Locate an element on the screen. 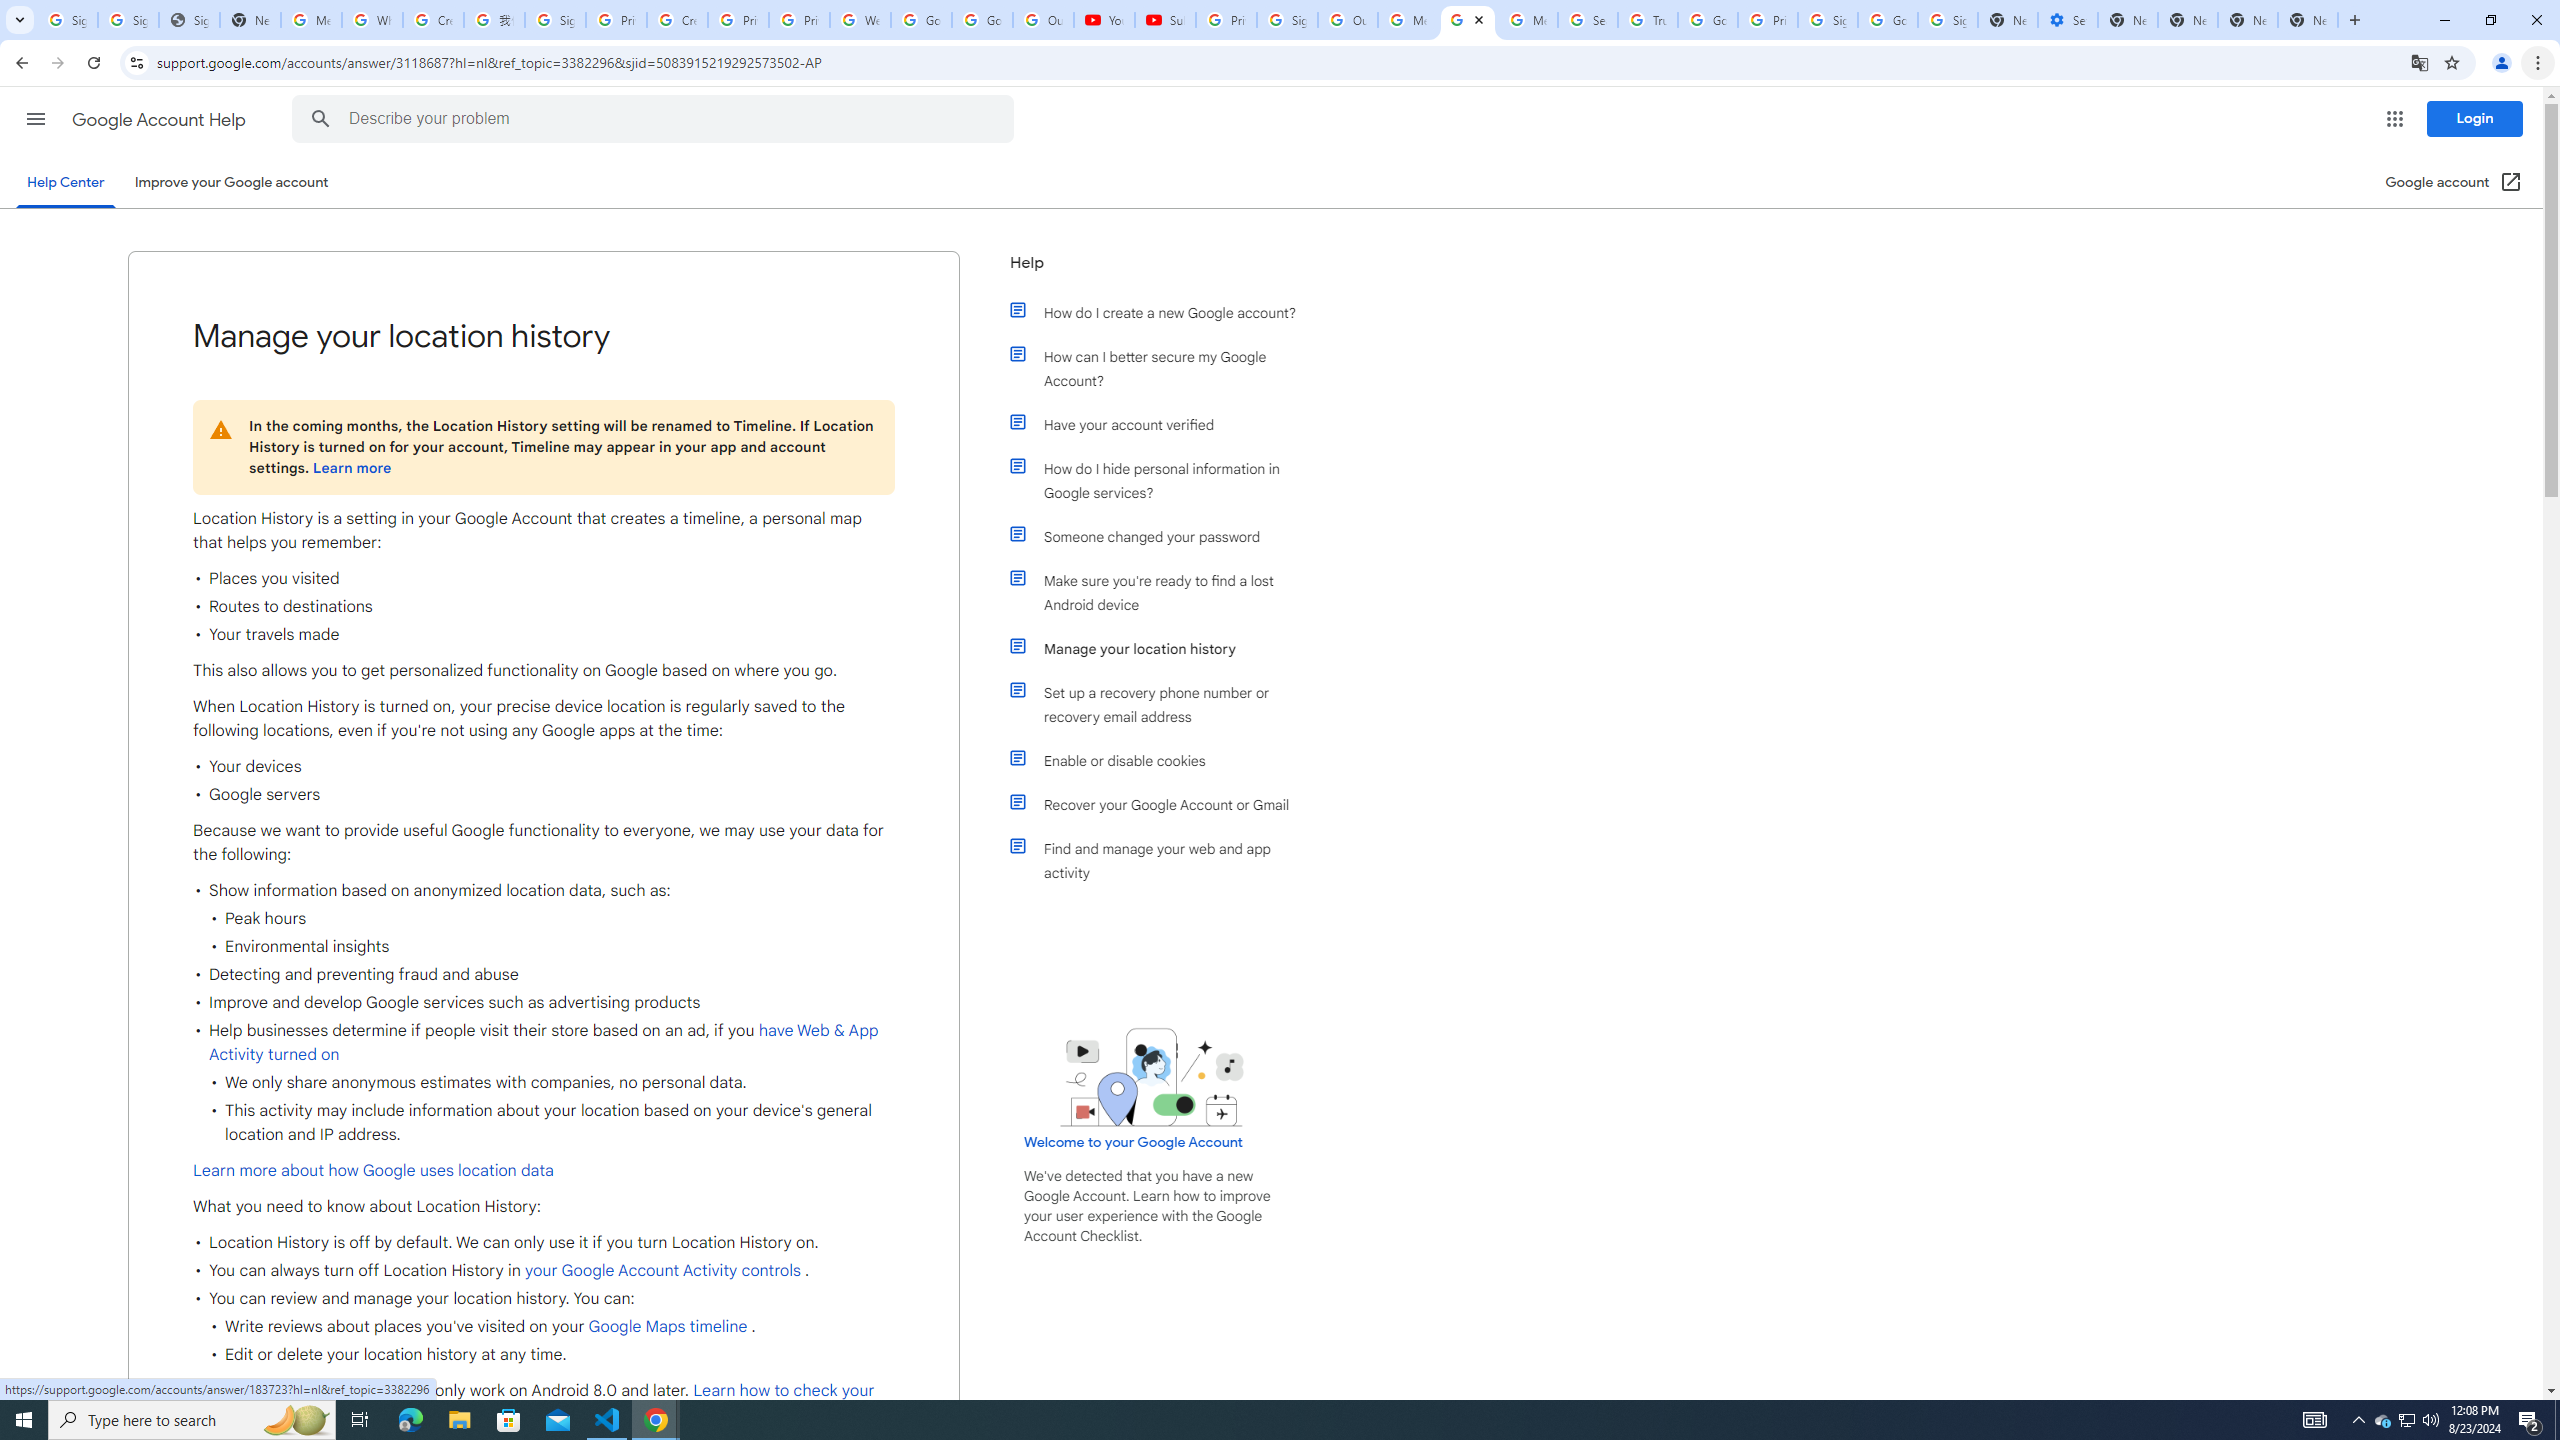 Image resolution: width=2560 pixels, height=1440 pixels. 'Learn more' is located at coordinates (351, 467).